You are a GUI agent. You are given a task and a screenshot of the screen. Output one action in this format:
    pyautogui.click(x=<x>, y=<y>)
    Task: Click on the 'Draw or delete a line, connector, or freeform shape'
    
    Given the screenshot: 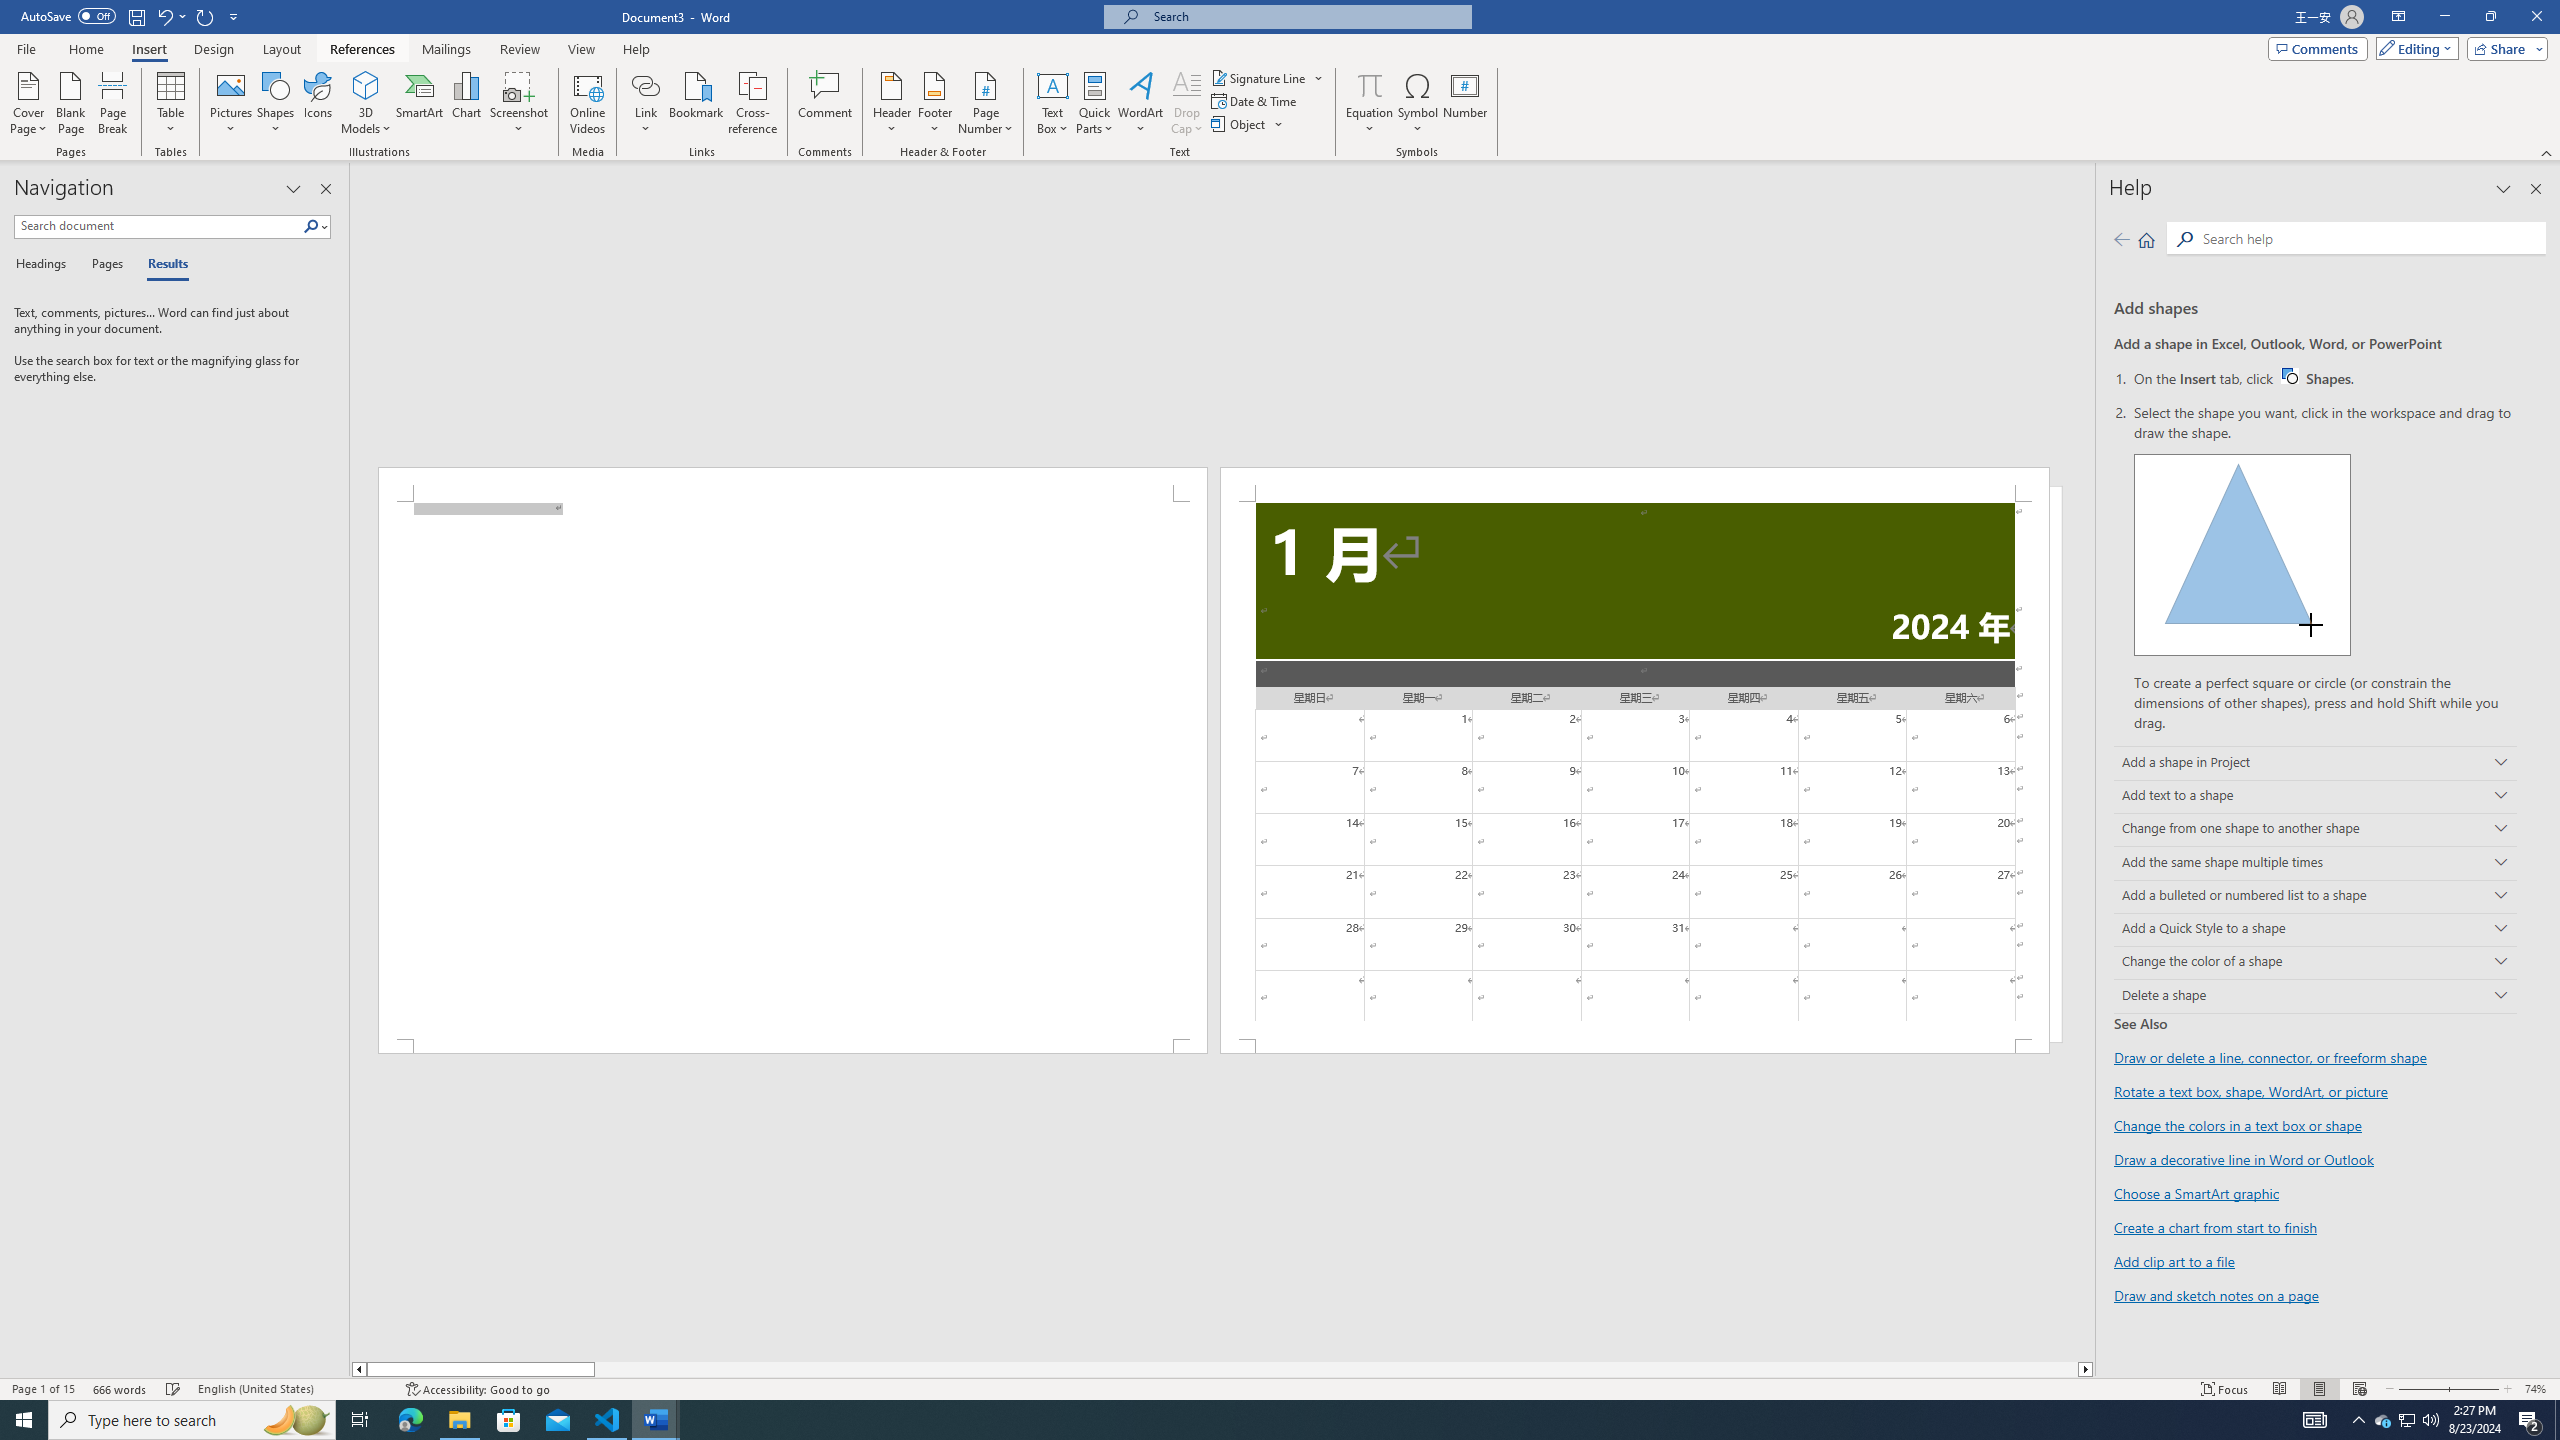 What is the action you would take?
    pyautogui.click(x=2270, y=1057)
    